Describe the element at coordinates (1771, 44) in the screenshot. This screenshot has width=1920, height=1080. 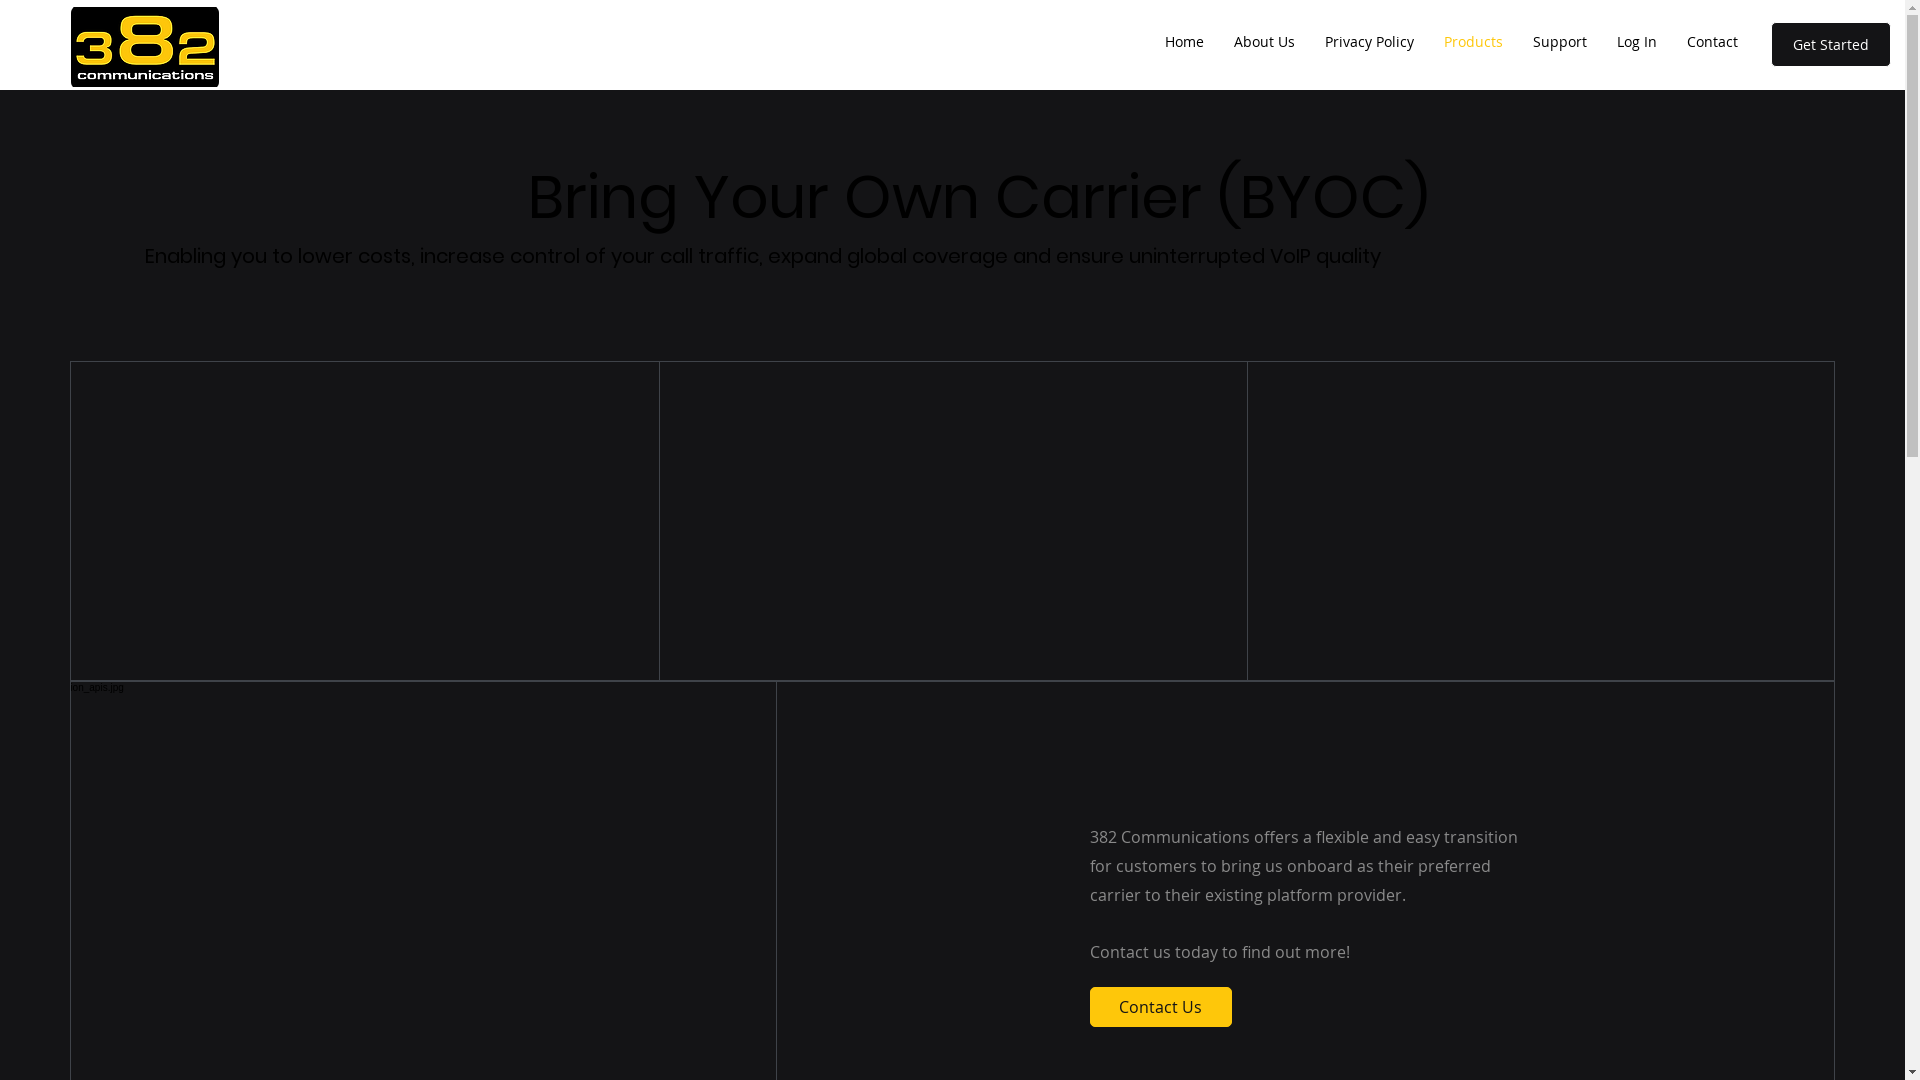
I see `'Get Started'` at that location.